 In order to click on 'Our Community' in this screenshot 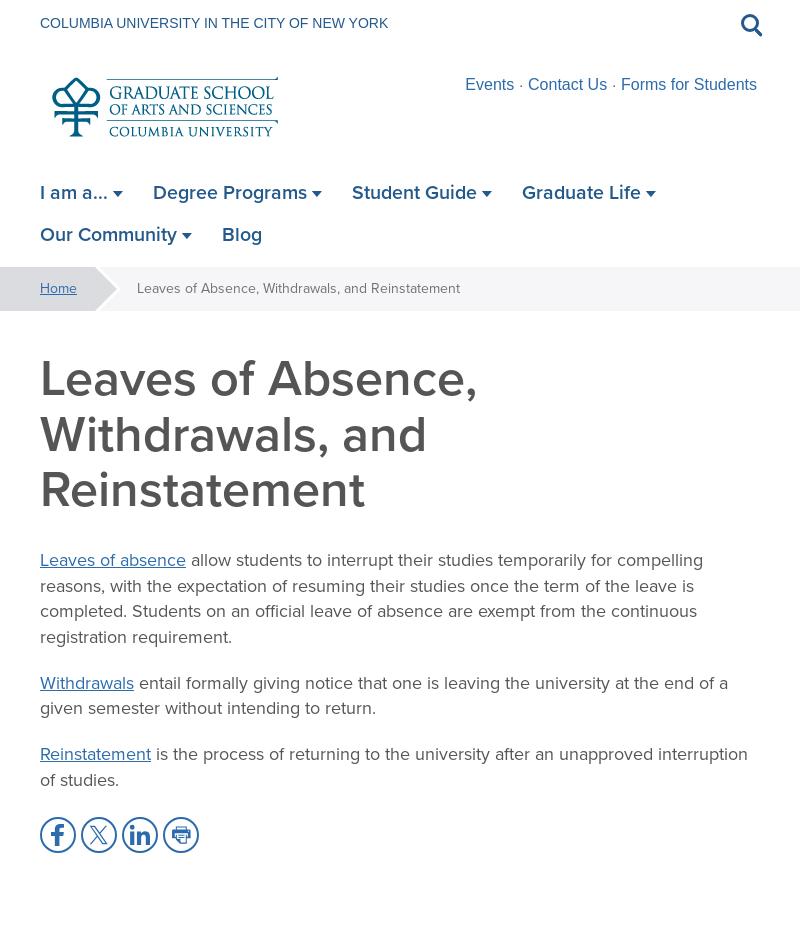, I will do `click(107, 234)`.